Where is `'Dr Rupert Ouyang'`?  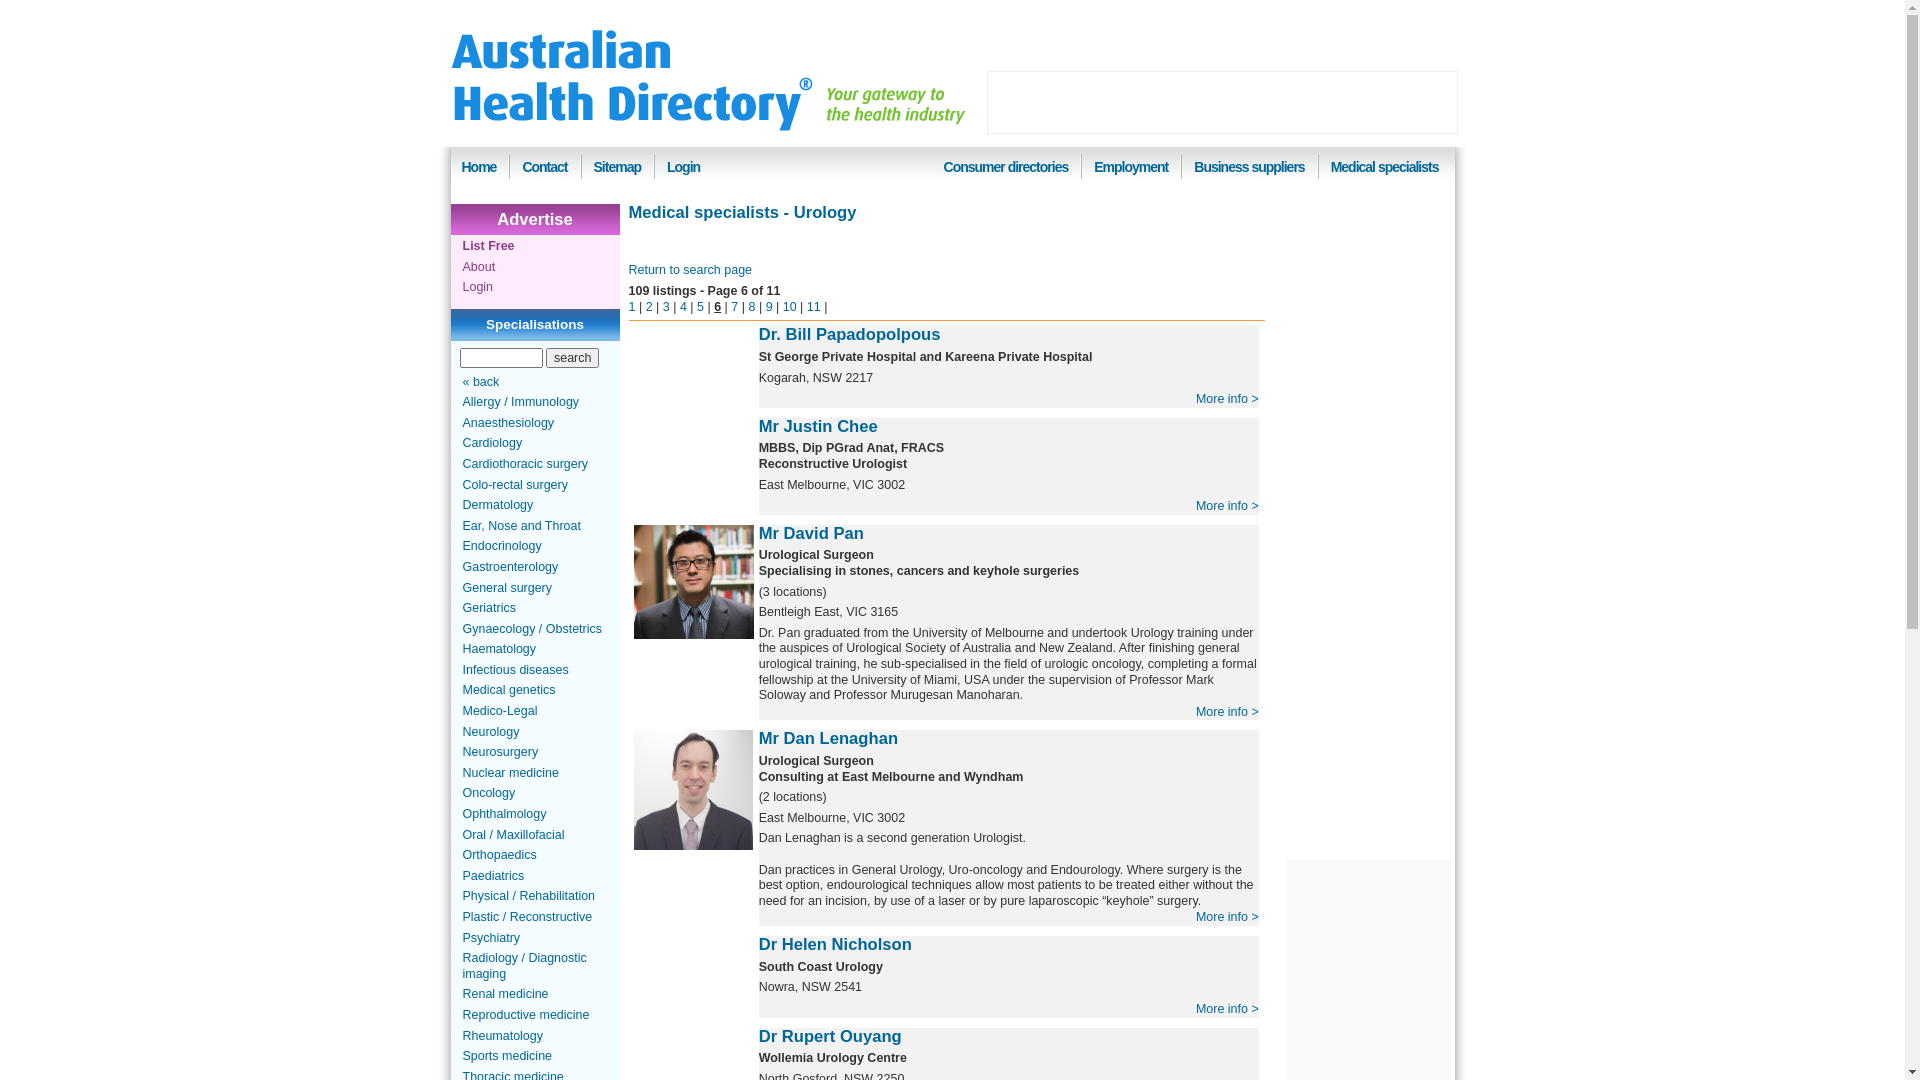
'Dr Rupert Ouyang' is located at coordinates (830, 1035).